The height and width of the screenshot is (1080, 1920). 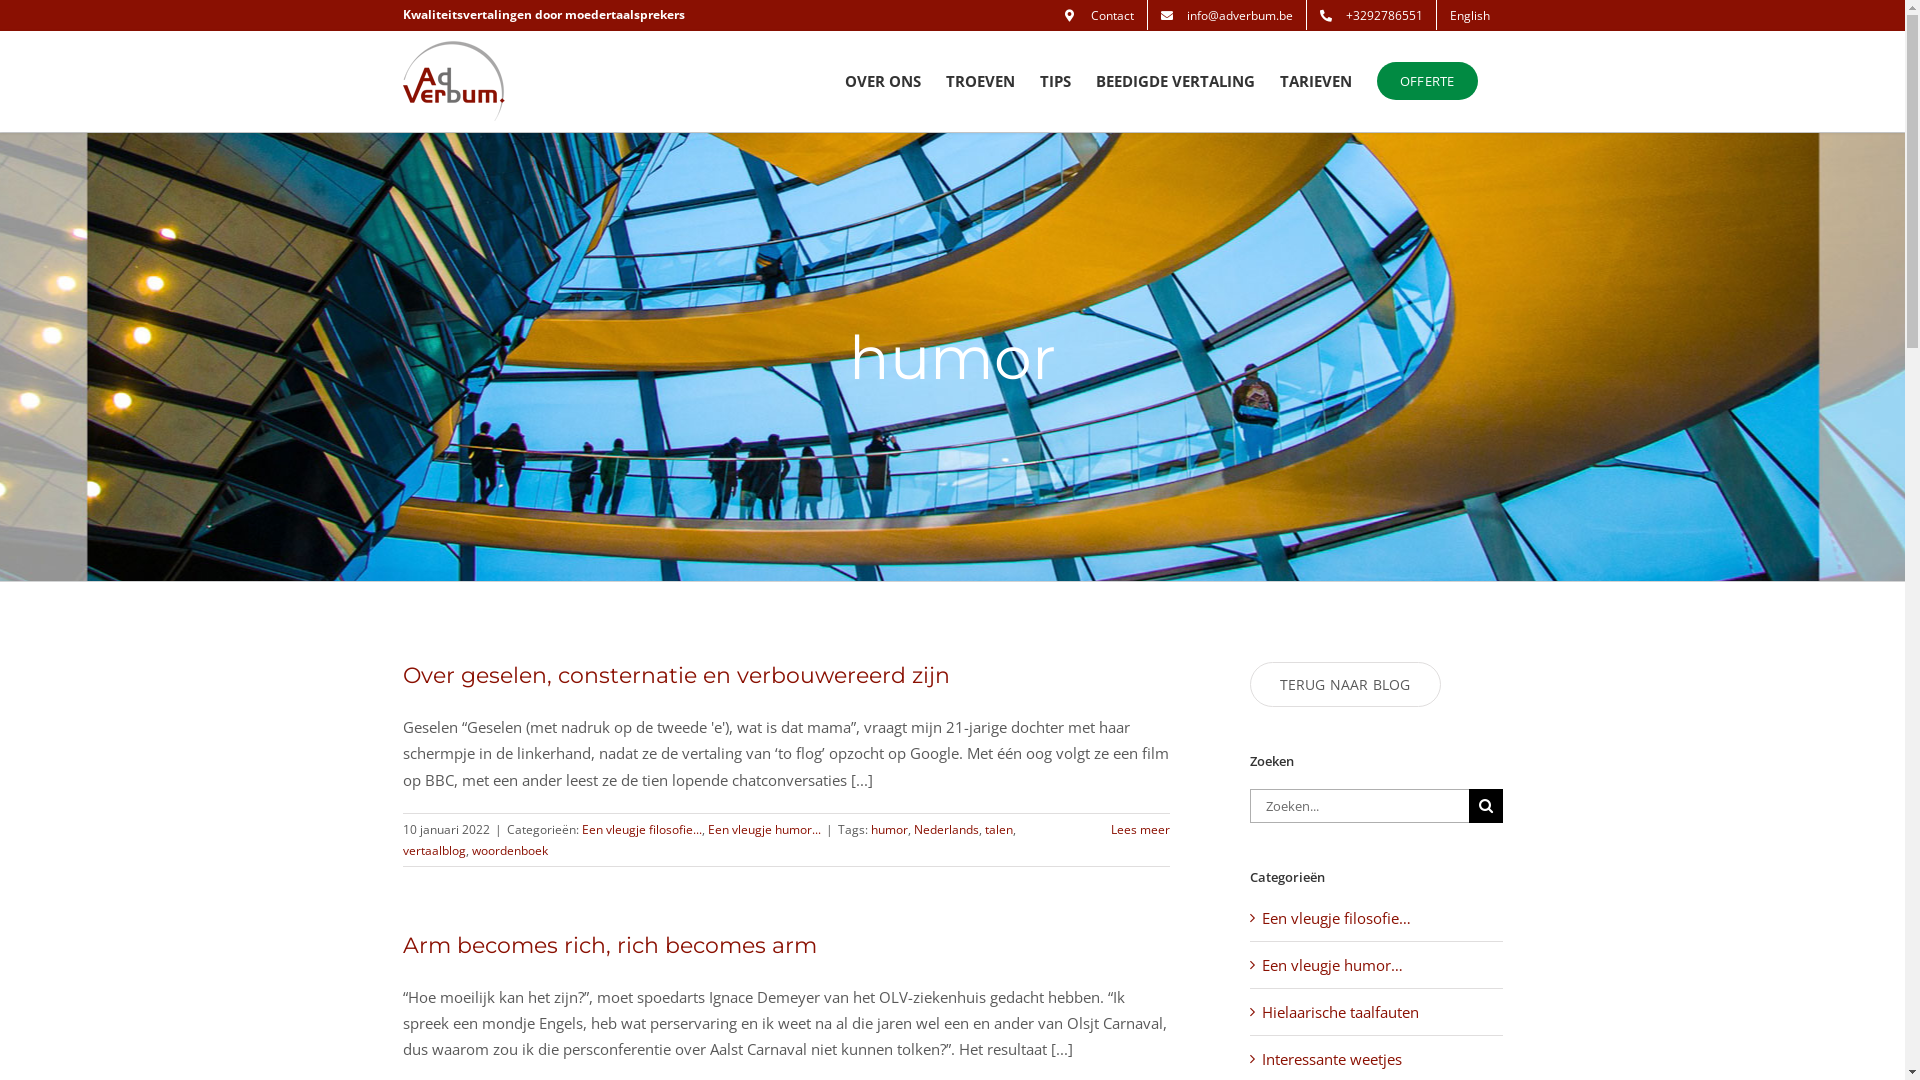 What do you see at coordinates (675, 675) in the screenshot?
I see `'Over geselen, consternatie en verbouwereerd zijn'` at bounding box center [675, 675].